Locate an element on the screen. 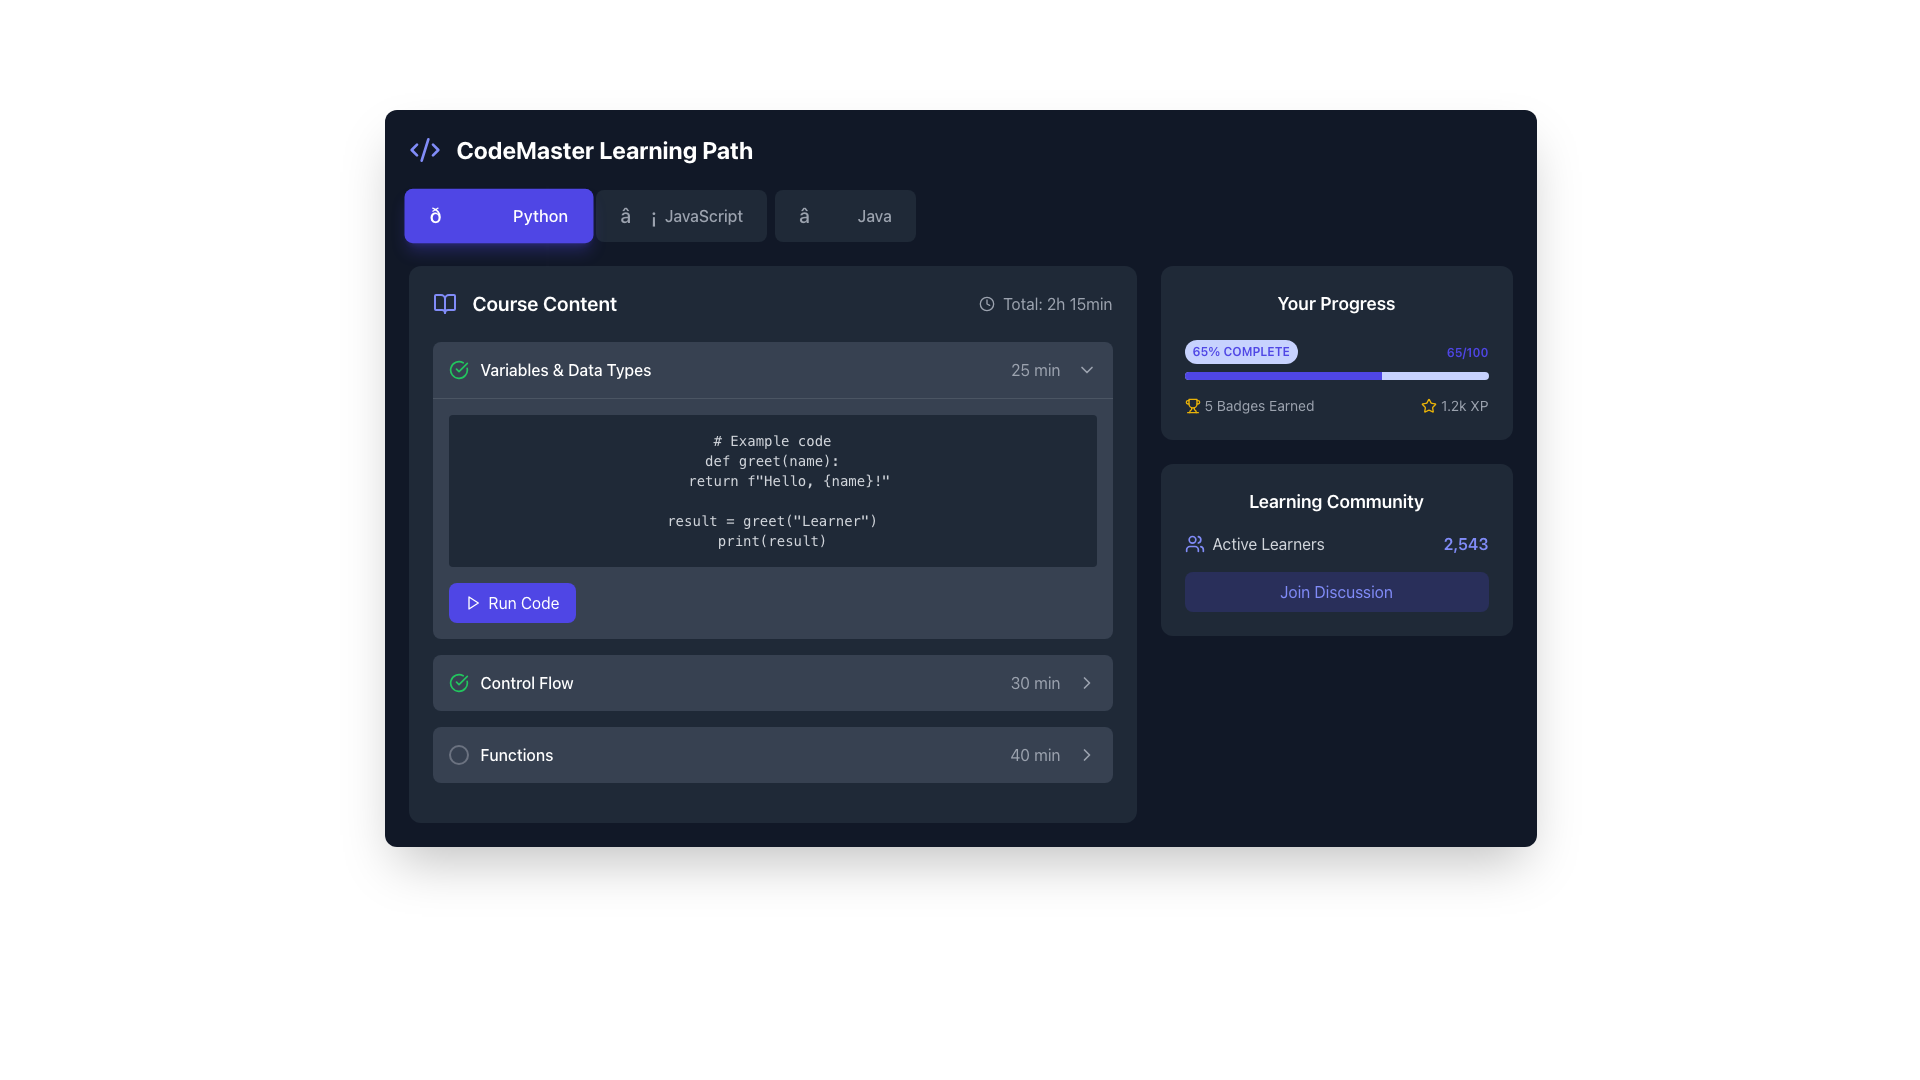 The image size is (1920, 1080). the text label displaying '65% COMPLETE' in uppercase letters, which is bold and indigo-colored, located in the 'Your Progress' section is located at coordinates (1240, 350).